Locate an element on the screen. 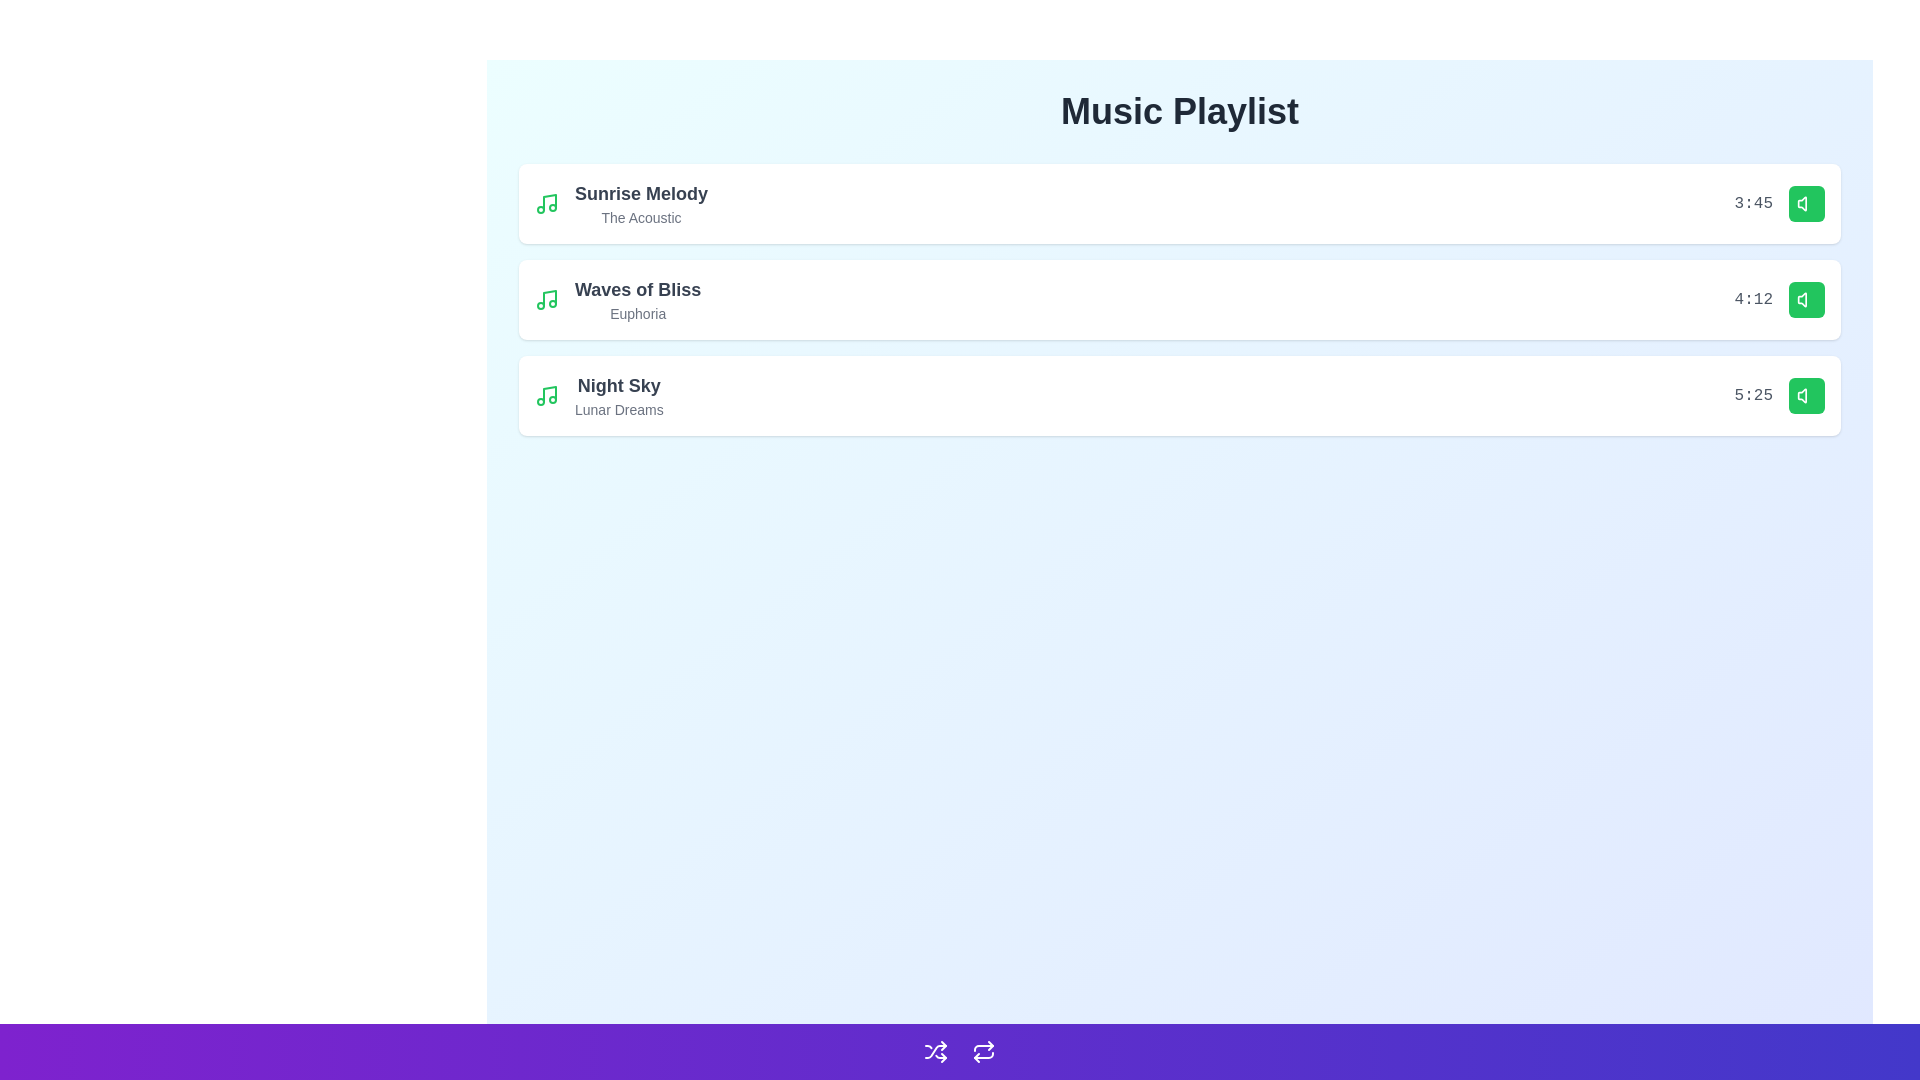 The image size is (1920, 1080). the text label that serves as the title of the music track, which is positioned above the text 'Euphoria' in the playlist is located at coordinates (637, 289).